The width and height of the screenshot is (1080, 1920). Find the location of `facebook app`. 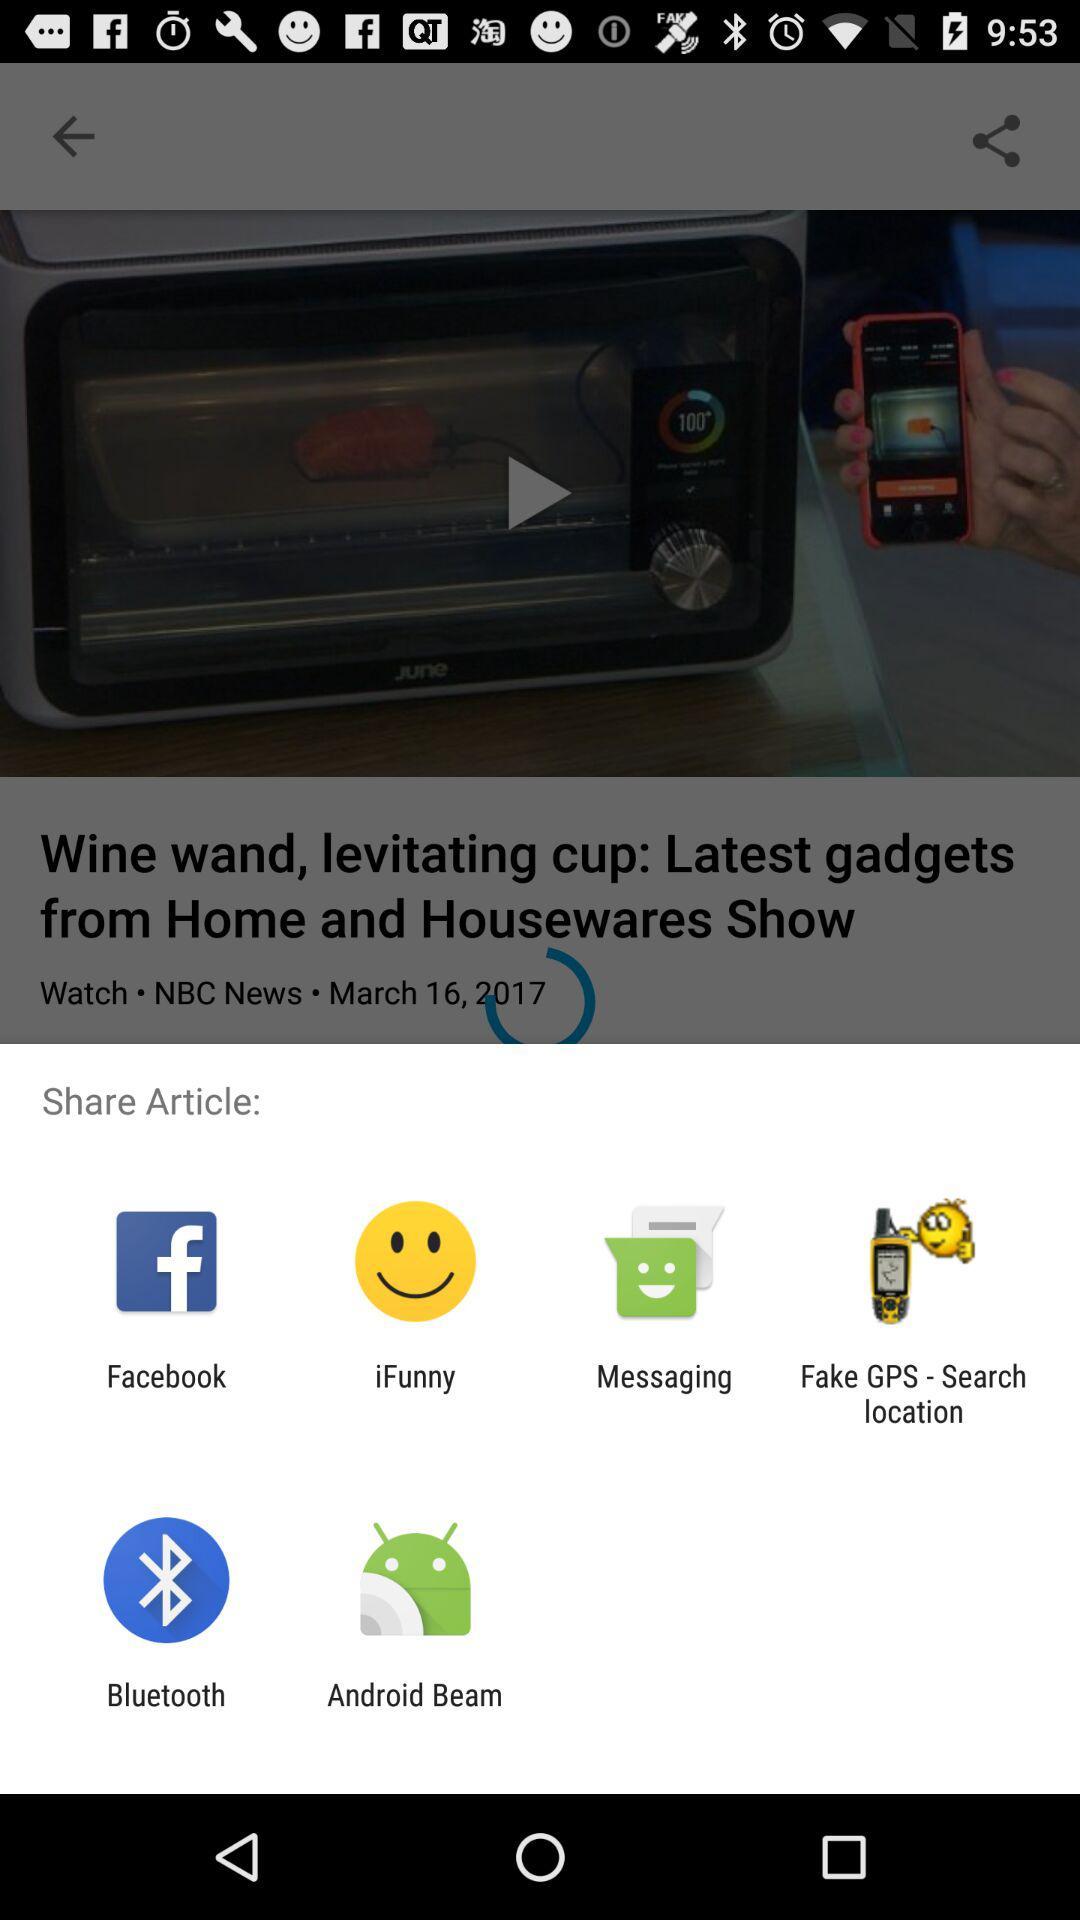

facebook app is located at coordinates (165, 1392).